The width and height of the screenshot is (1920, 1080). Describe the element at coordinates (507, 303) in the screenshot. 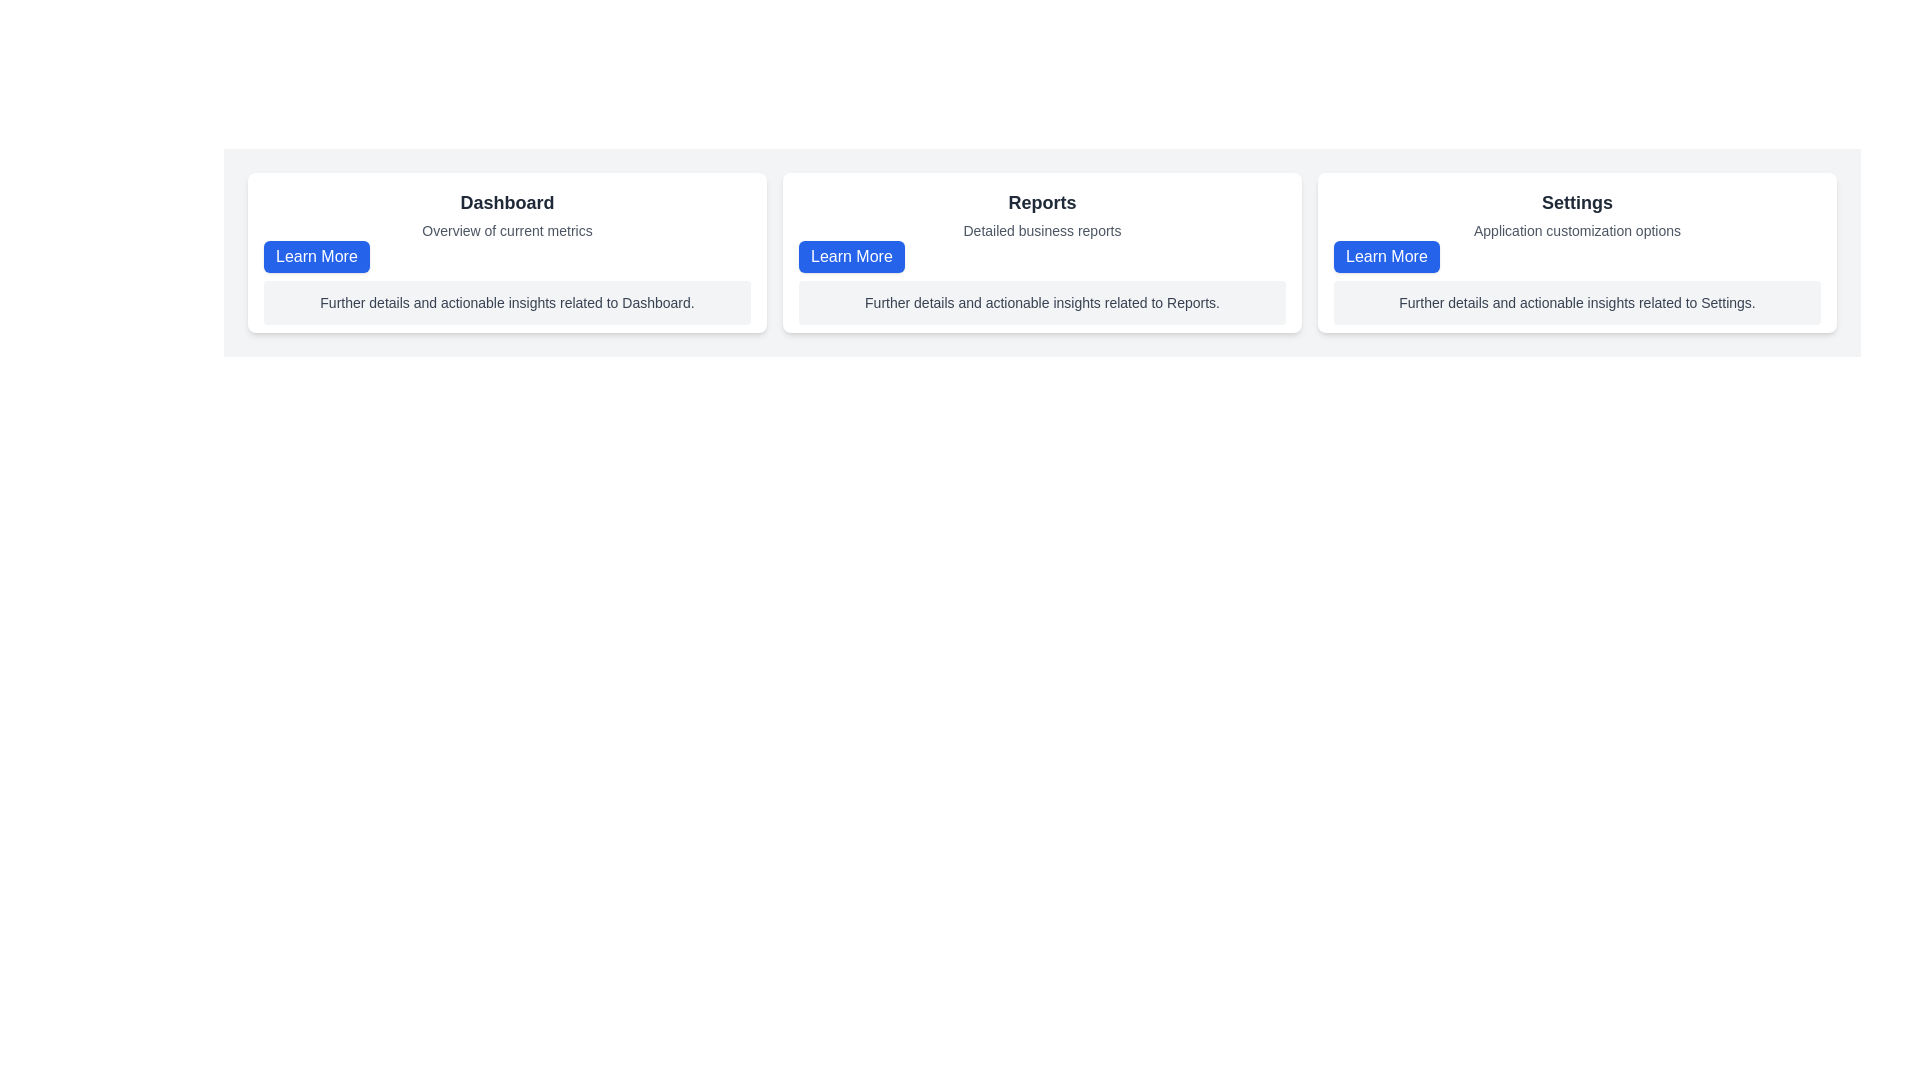

I see `text from the text block styled with a light gray background and rounded corners that contains the content 'Further details and actionable insights related to Dashboard.'` at that location.